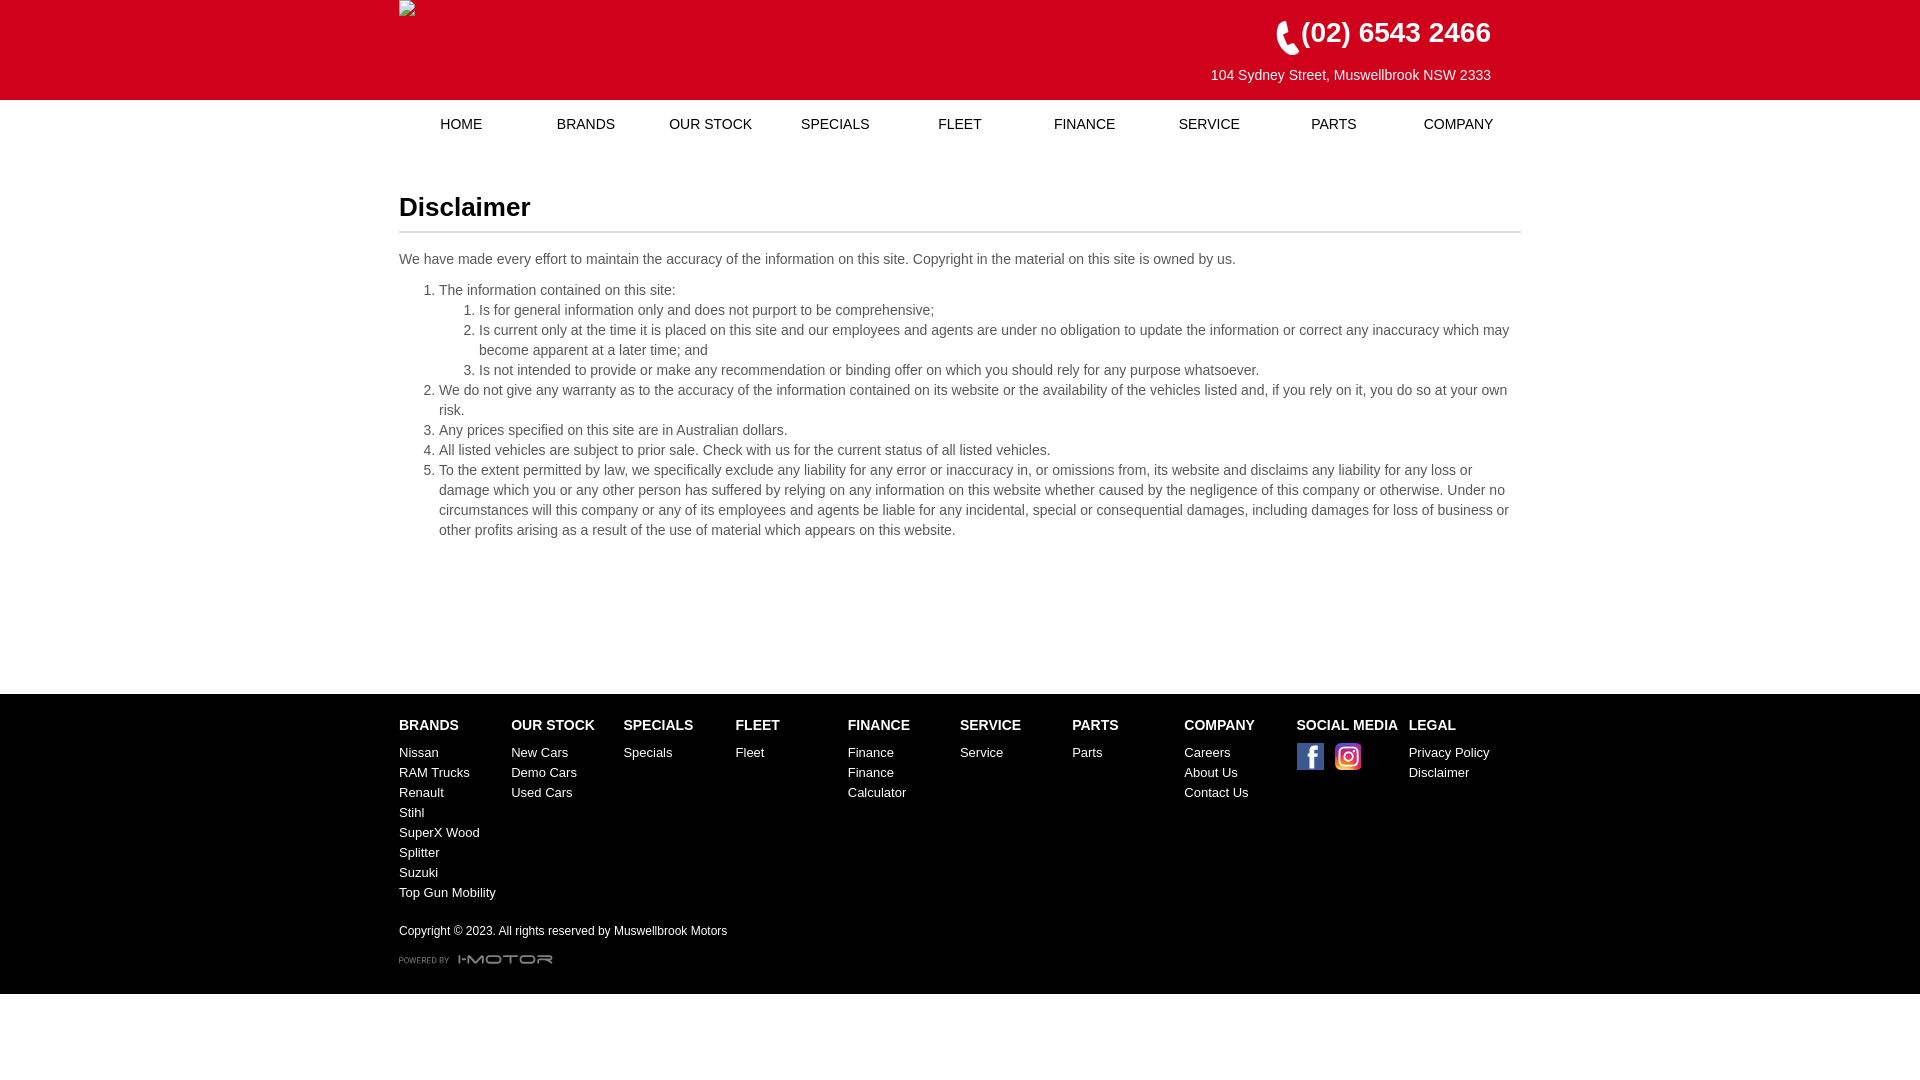 Image resolution: width=1920 pixels, height=1080 pixels. What do you see at coordinates (1334, 124) in the screenshot?
I see `'PARTS'` at bounding box center [1334, 124].